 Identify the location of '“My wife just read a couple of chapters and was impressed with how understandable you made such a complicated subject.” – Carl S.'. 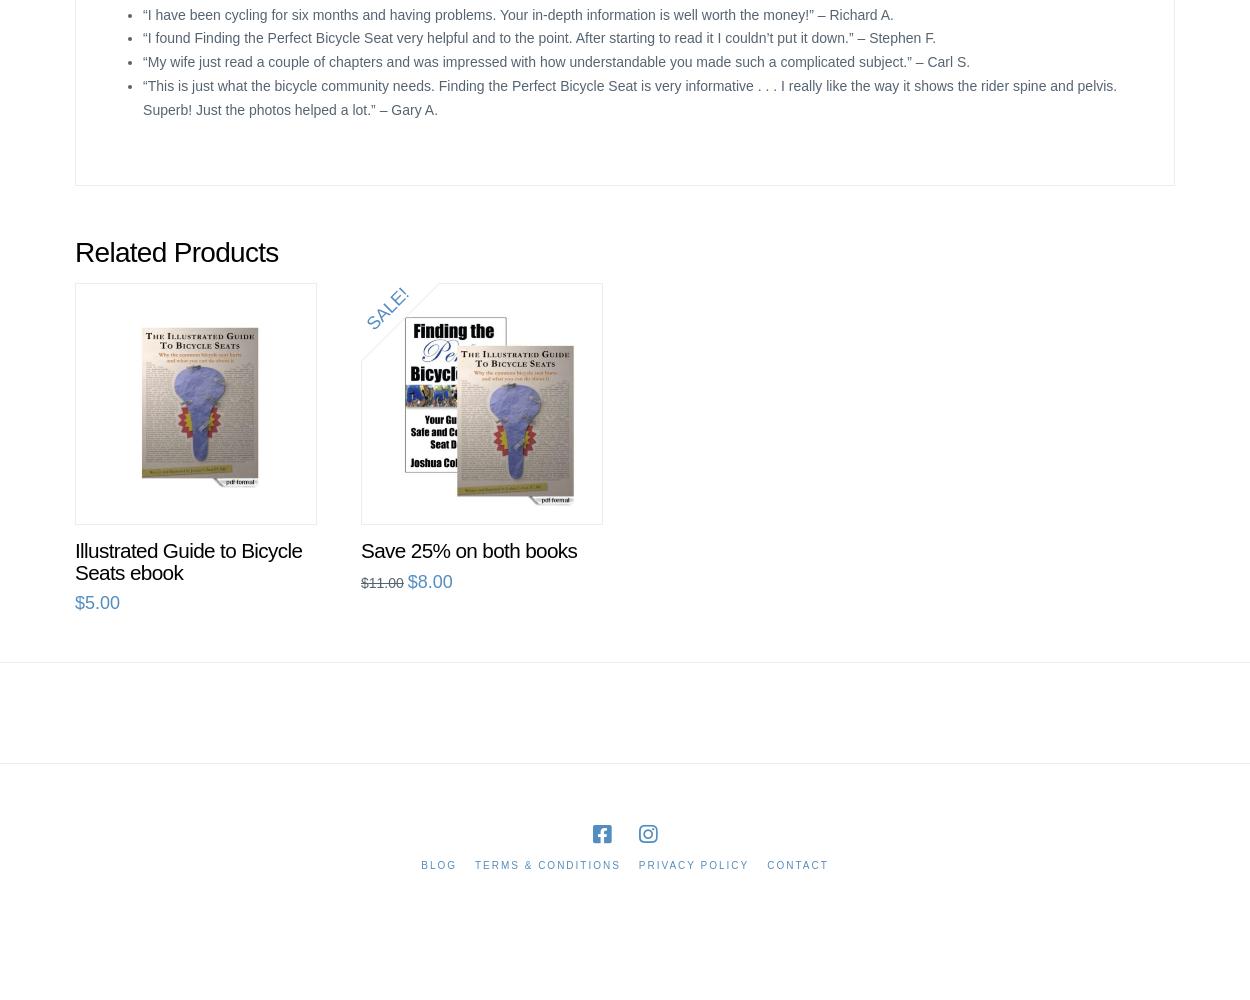
(556, 62).